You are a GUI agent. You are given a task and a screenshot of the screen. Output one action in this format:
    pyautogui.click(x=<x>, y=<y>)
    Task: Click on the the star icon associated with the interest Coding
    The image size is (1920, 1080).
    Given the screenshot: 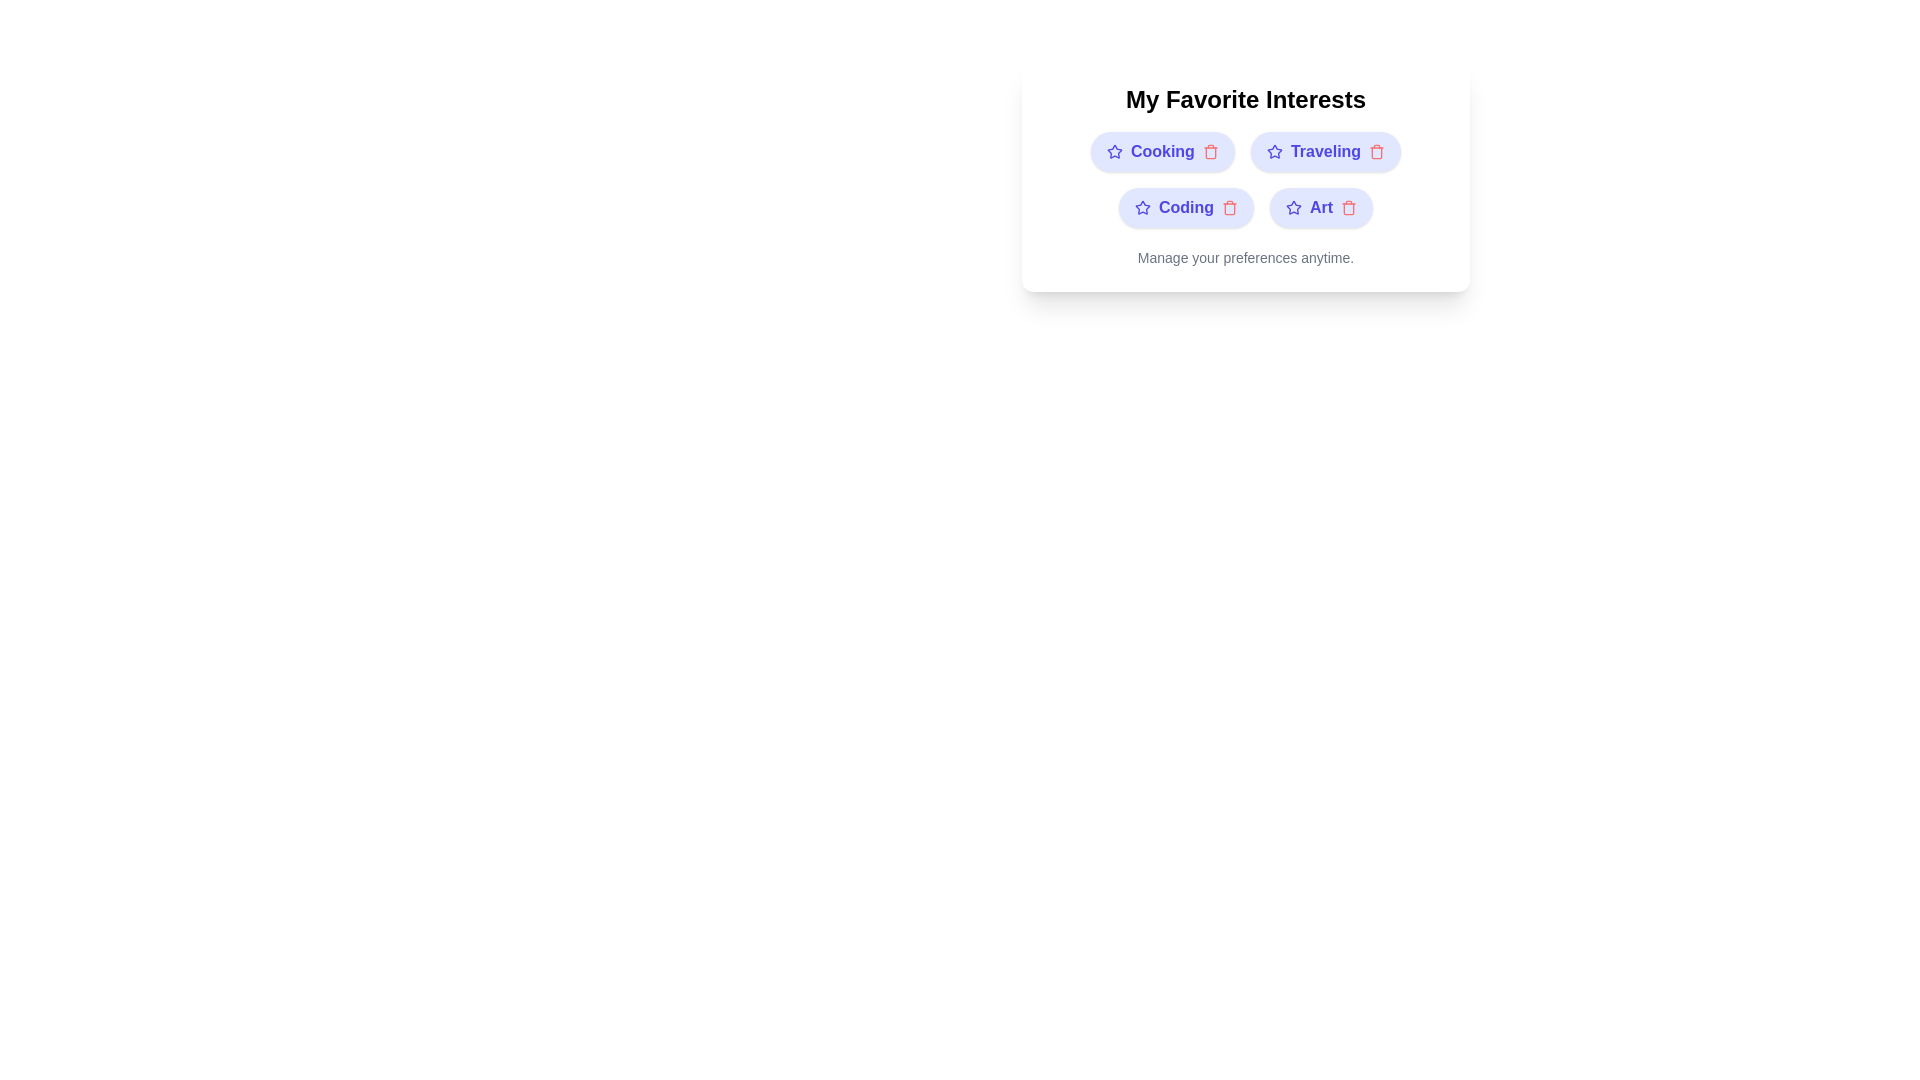 What is the action you would take?
    pyautogui.click(x=1142, y=208)
    